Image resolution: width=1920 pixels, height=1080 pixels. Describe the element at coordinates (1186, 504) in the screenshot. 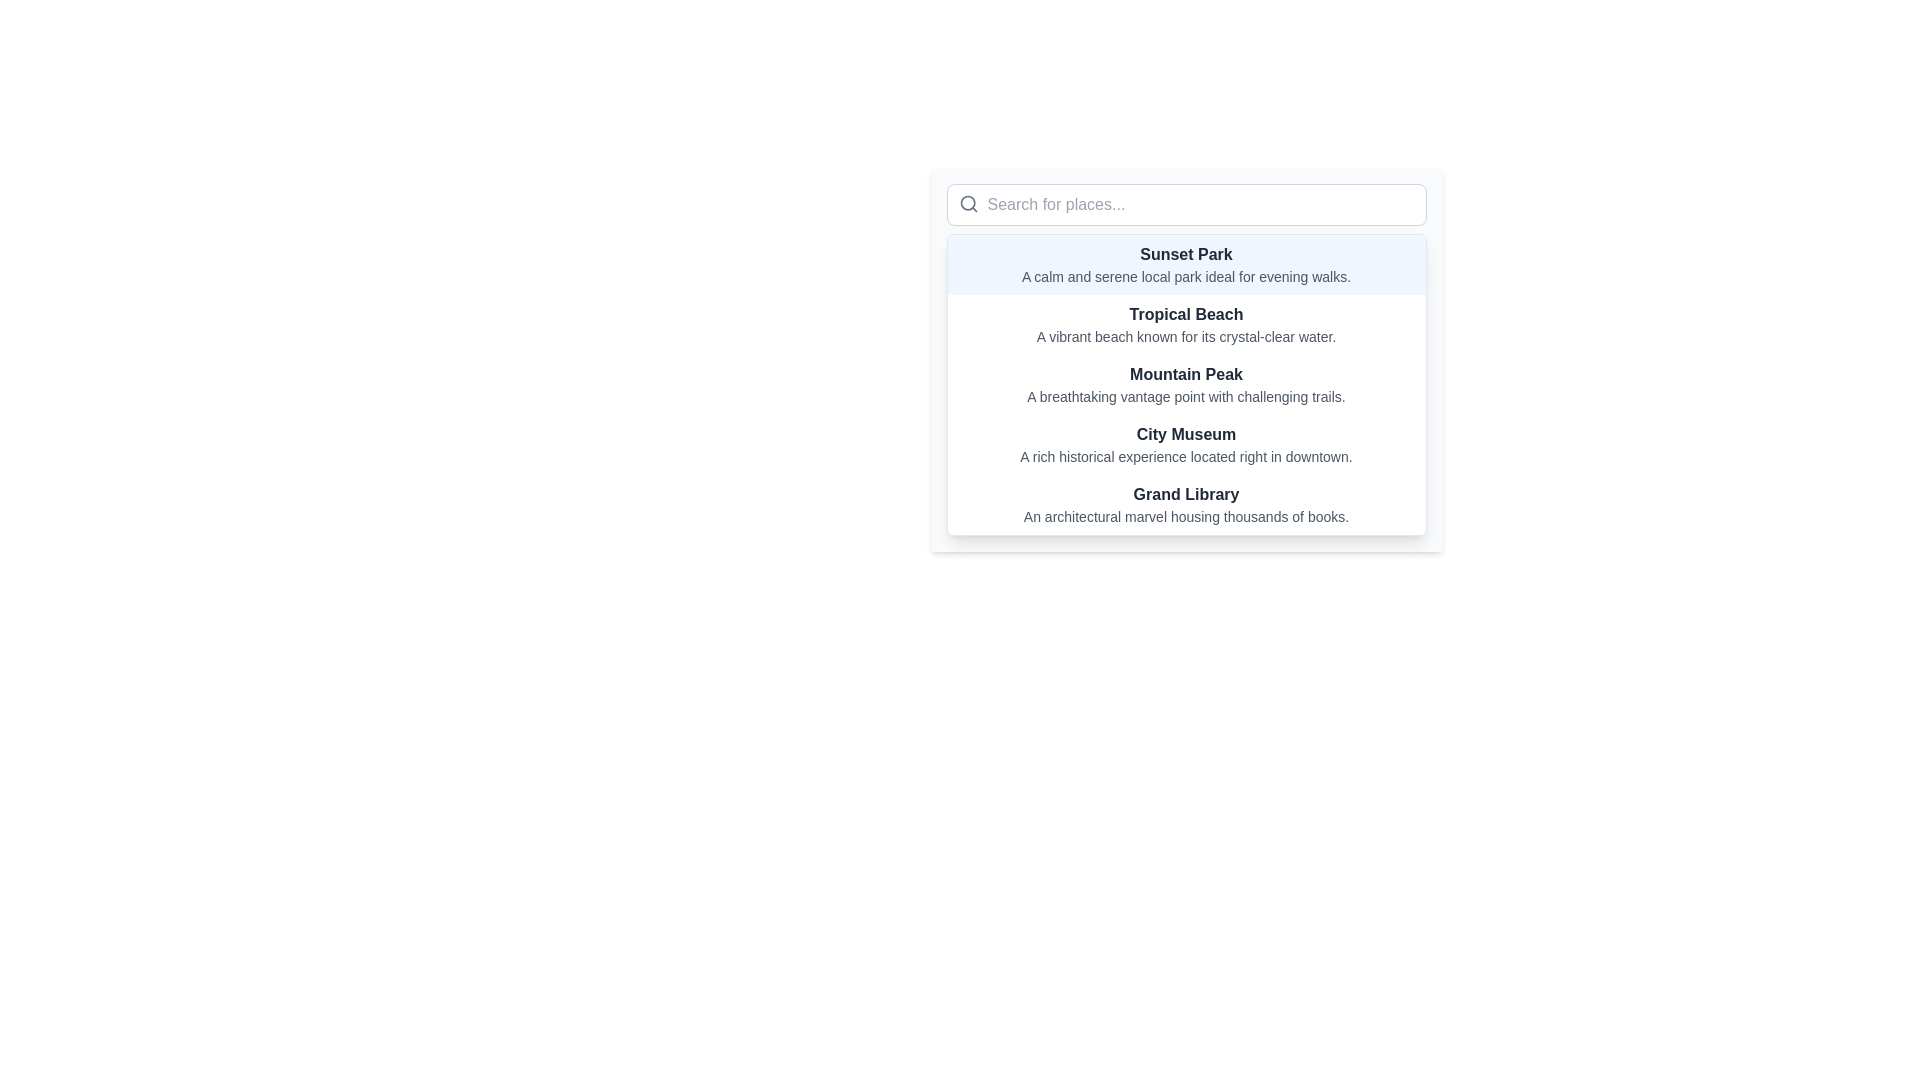

I see `to select the 'Grand Library' entry, which is the fifth item in a vertical list, featuring a bolded title in dark gray and a descriptive line in lighter gray` at that location.